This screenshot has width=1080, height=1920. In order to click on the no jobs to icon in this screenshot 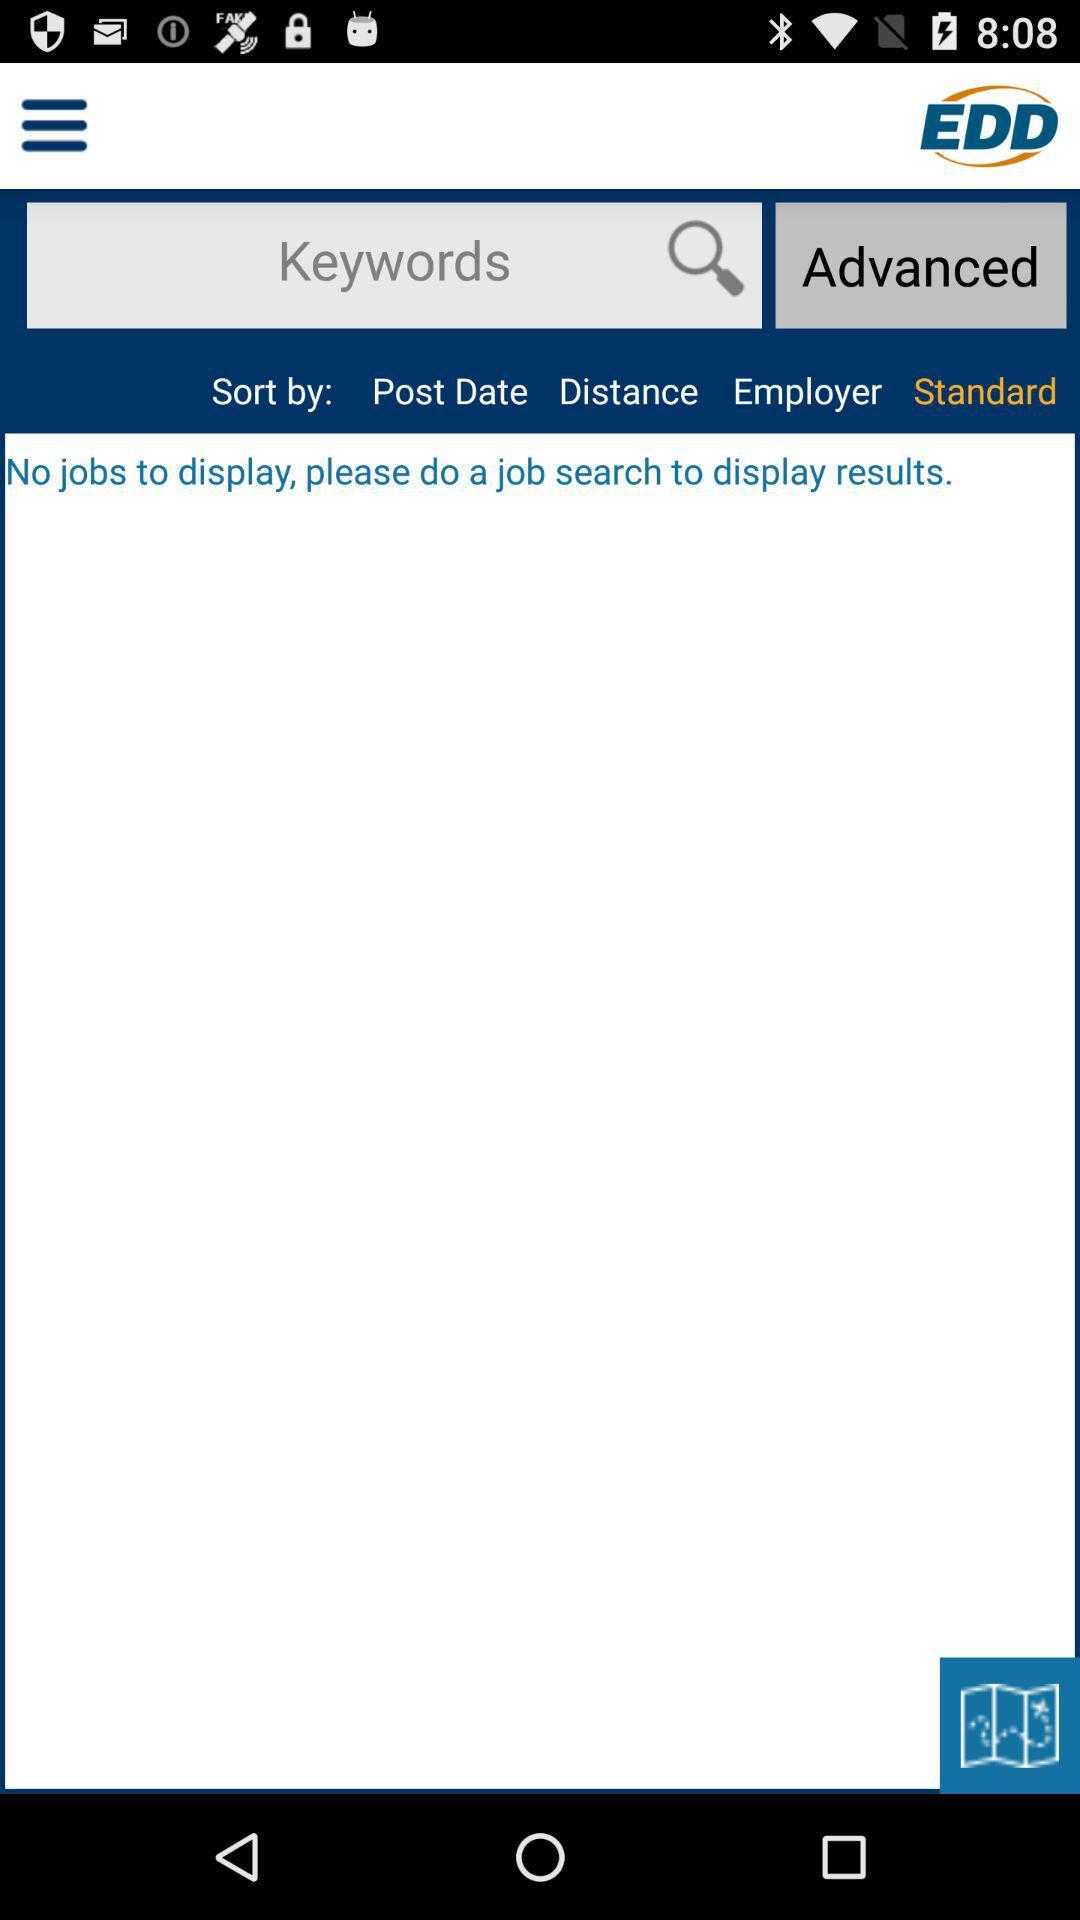, I will do `click(540, 469)`.